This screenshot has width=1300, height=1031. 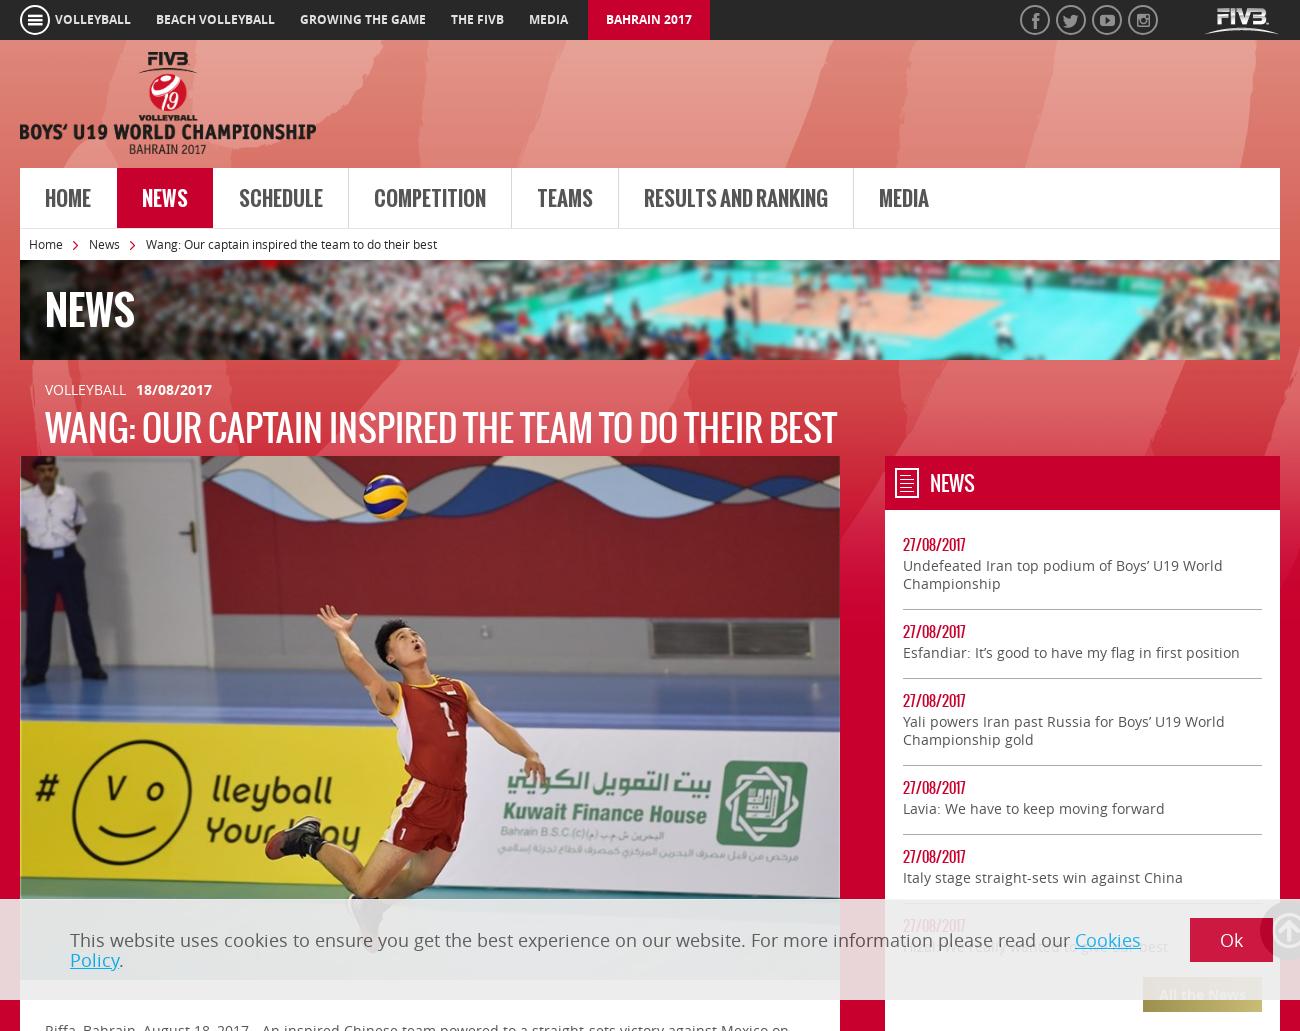 I want to click on 'Volleyball', so click(x=85, y=388).